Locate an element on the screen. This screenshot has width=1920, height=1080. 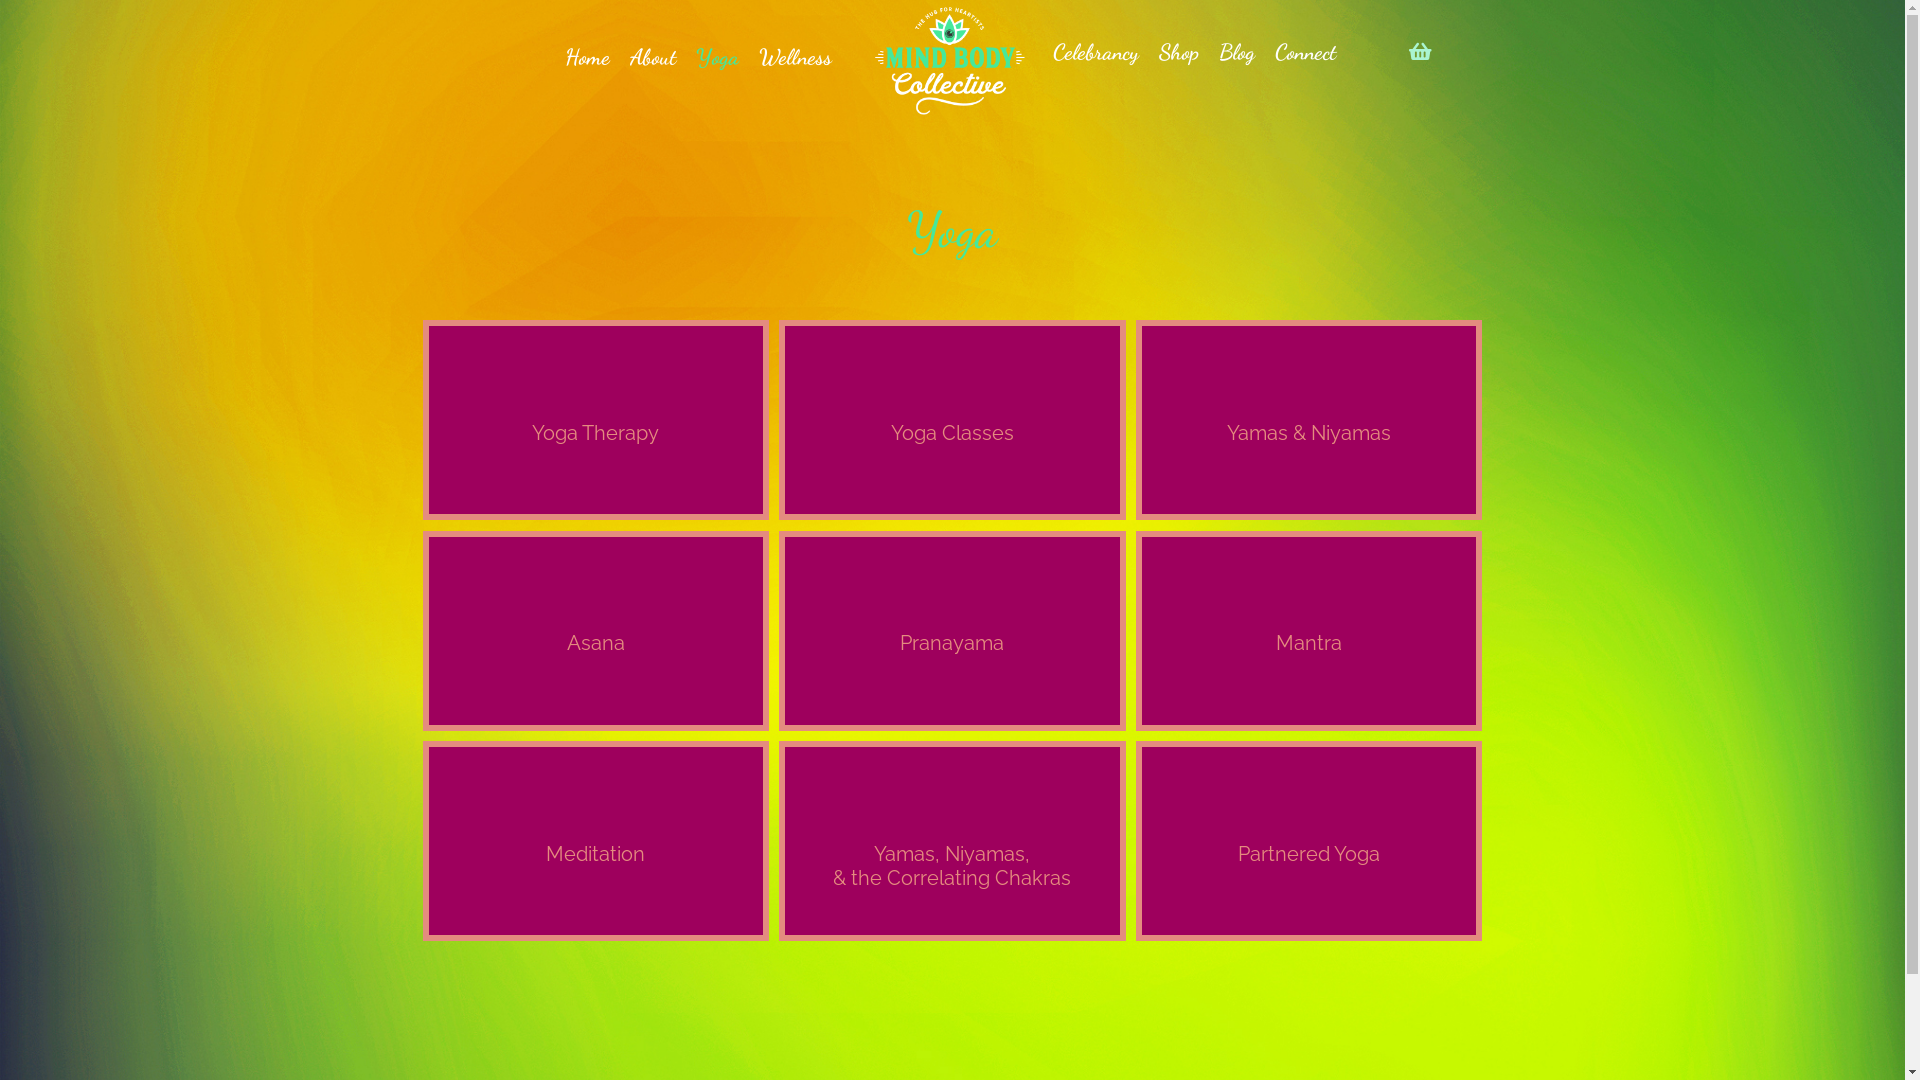
'Yoga Classes' is located at coordinates (950, 419).